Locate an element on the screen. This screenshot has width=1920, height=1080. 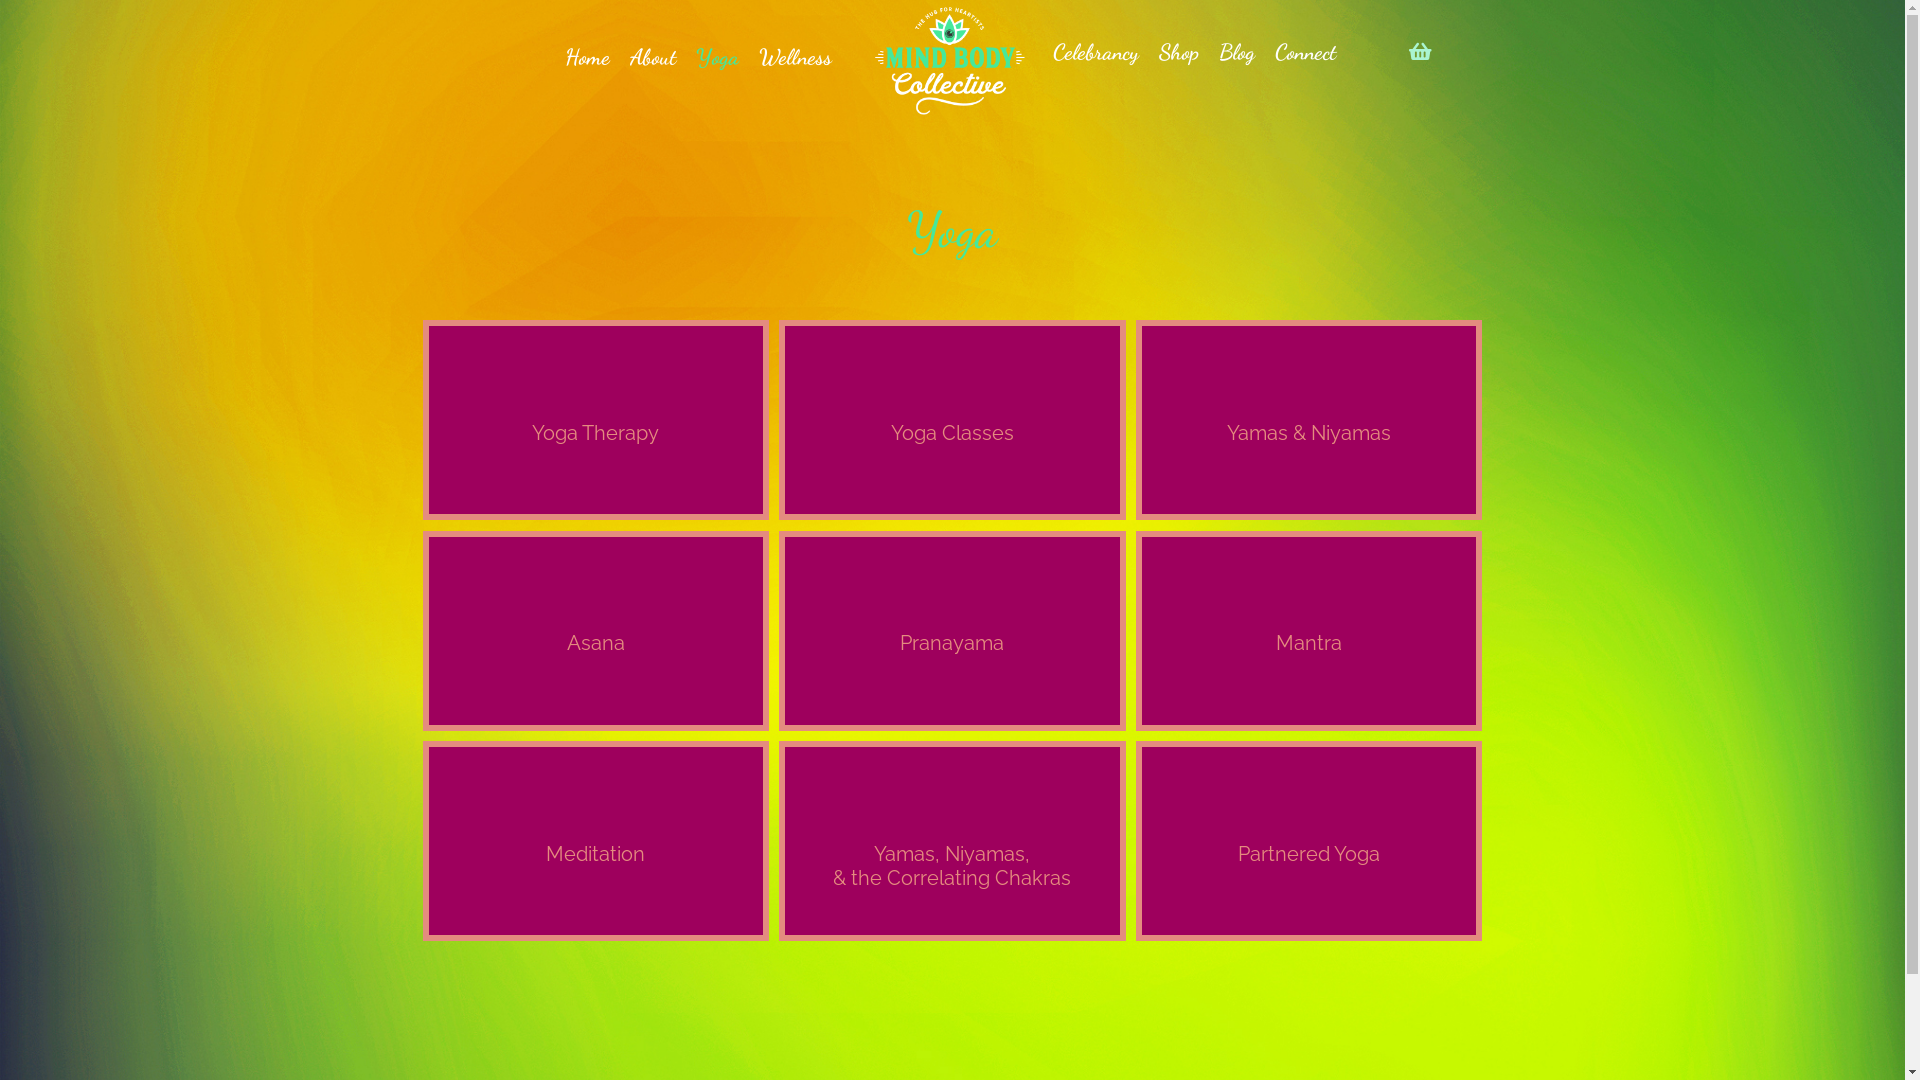
'Yoga Classes' is located at coordinates (950, 419).